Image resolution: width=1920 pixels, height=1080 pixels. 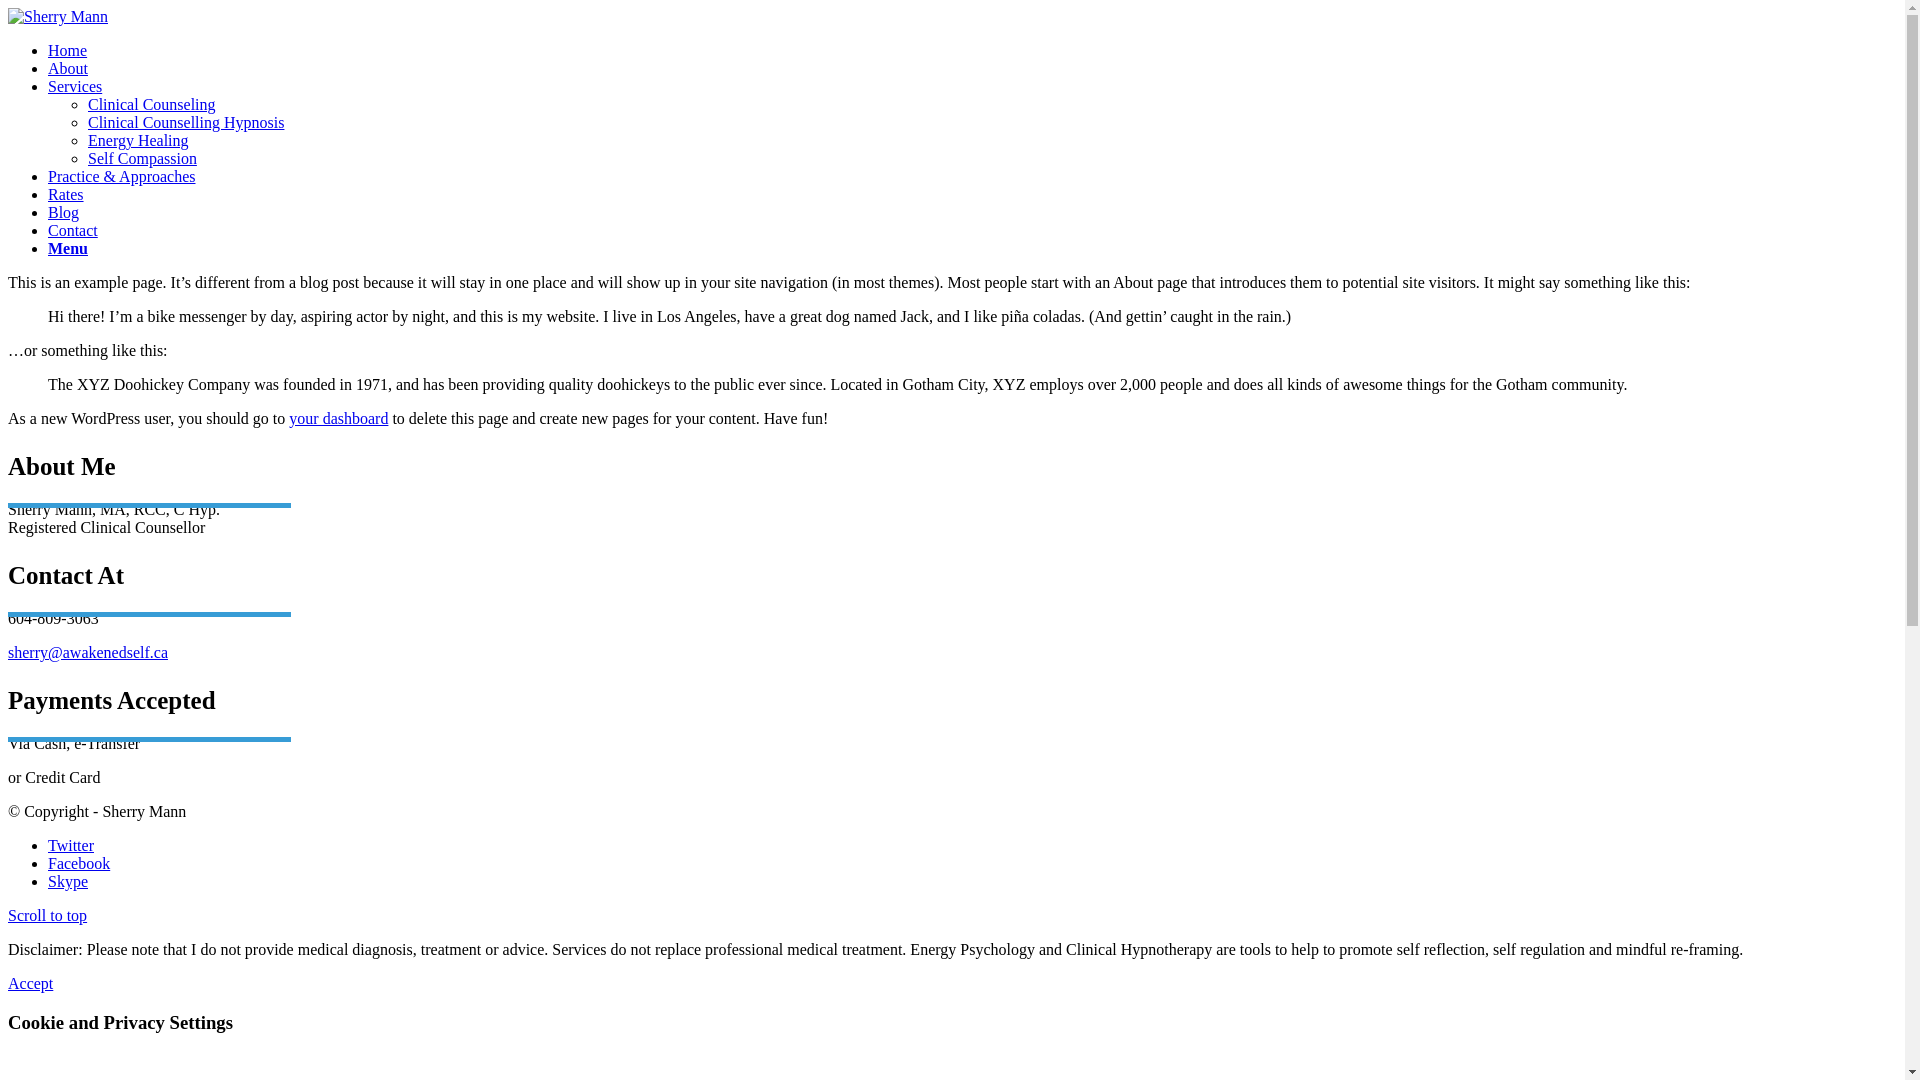 What do you see at coordinates (67, 247) in the screenshot?
I see `'Menu'` at bounding box center [67, 247].